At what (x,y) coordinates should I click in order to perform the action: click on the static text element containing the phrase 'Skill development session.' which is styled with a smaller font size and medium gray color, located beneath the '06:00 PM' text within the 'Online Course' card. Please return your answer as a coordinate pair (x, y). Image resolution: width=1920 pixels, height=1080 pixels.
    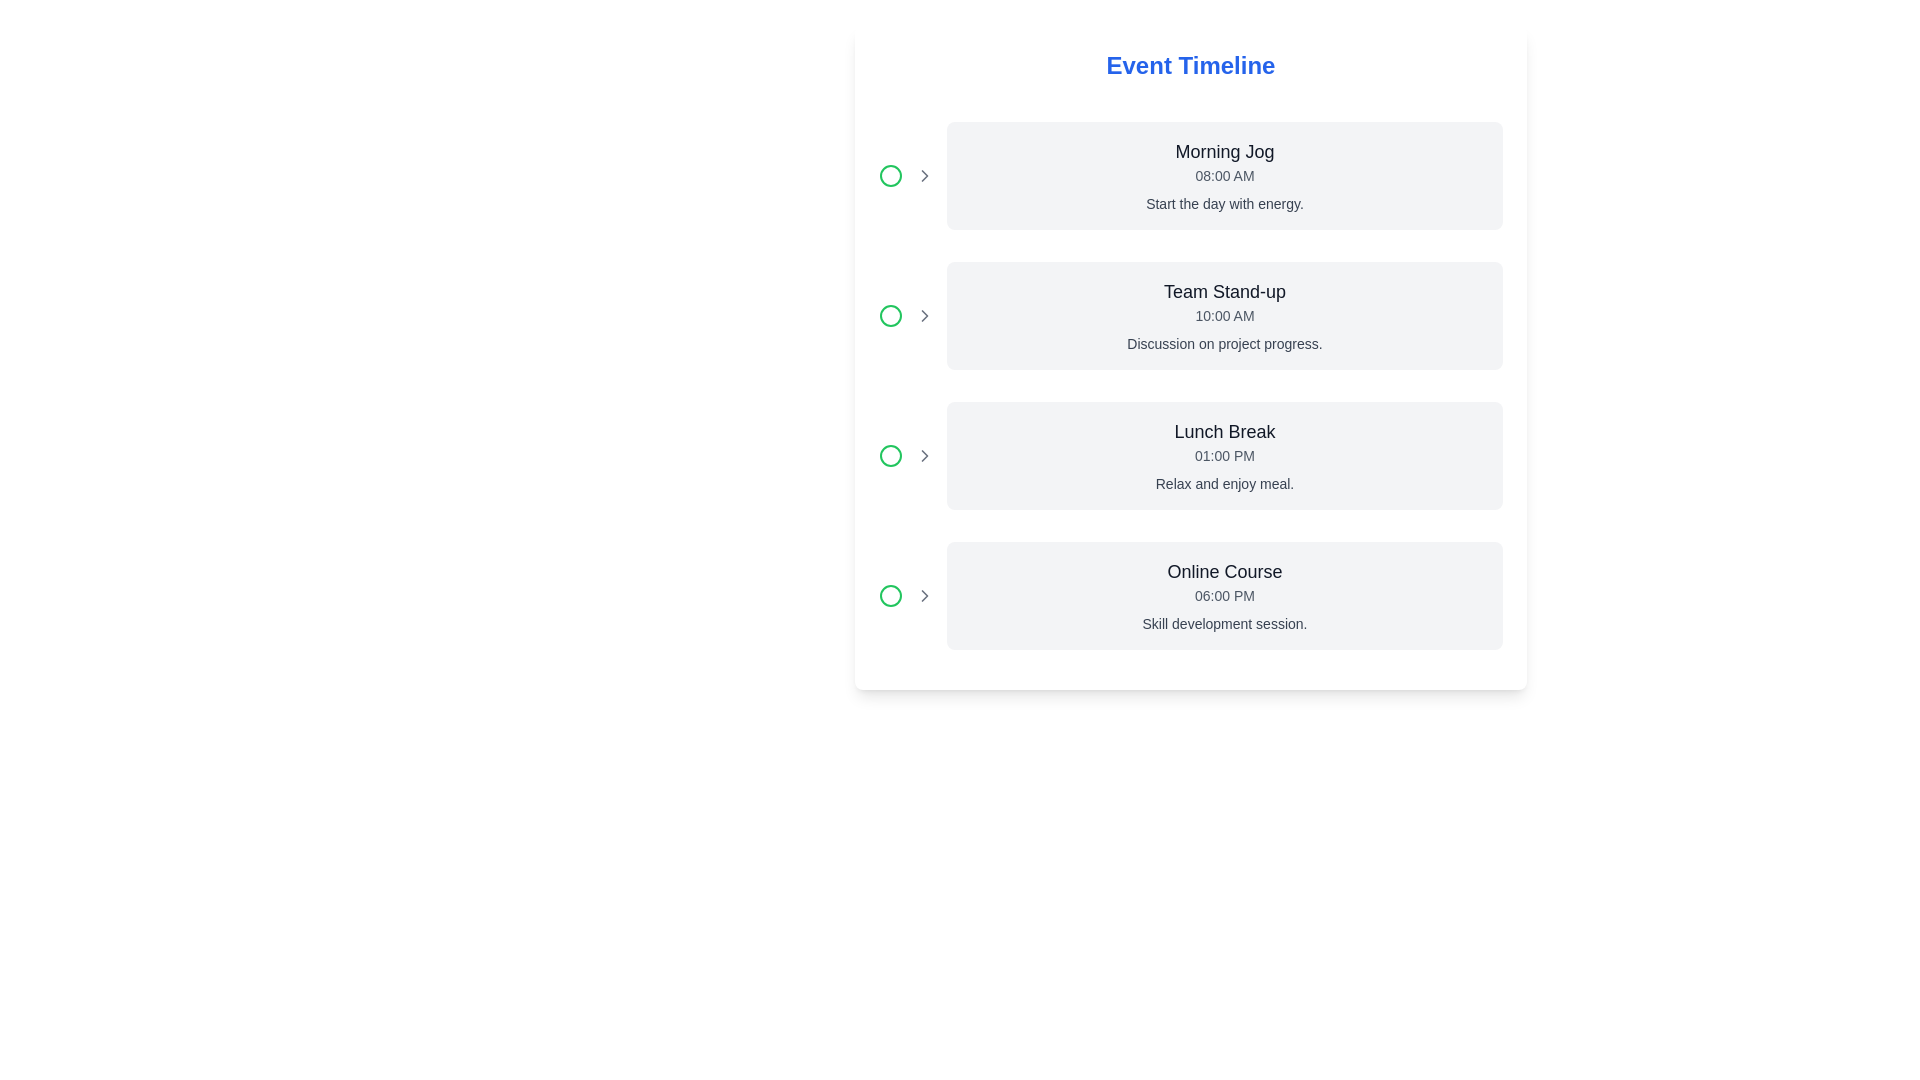
    Looking at the image, I should click on (1223, 623).